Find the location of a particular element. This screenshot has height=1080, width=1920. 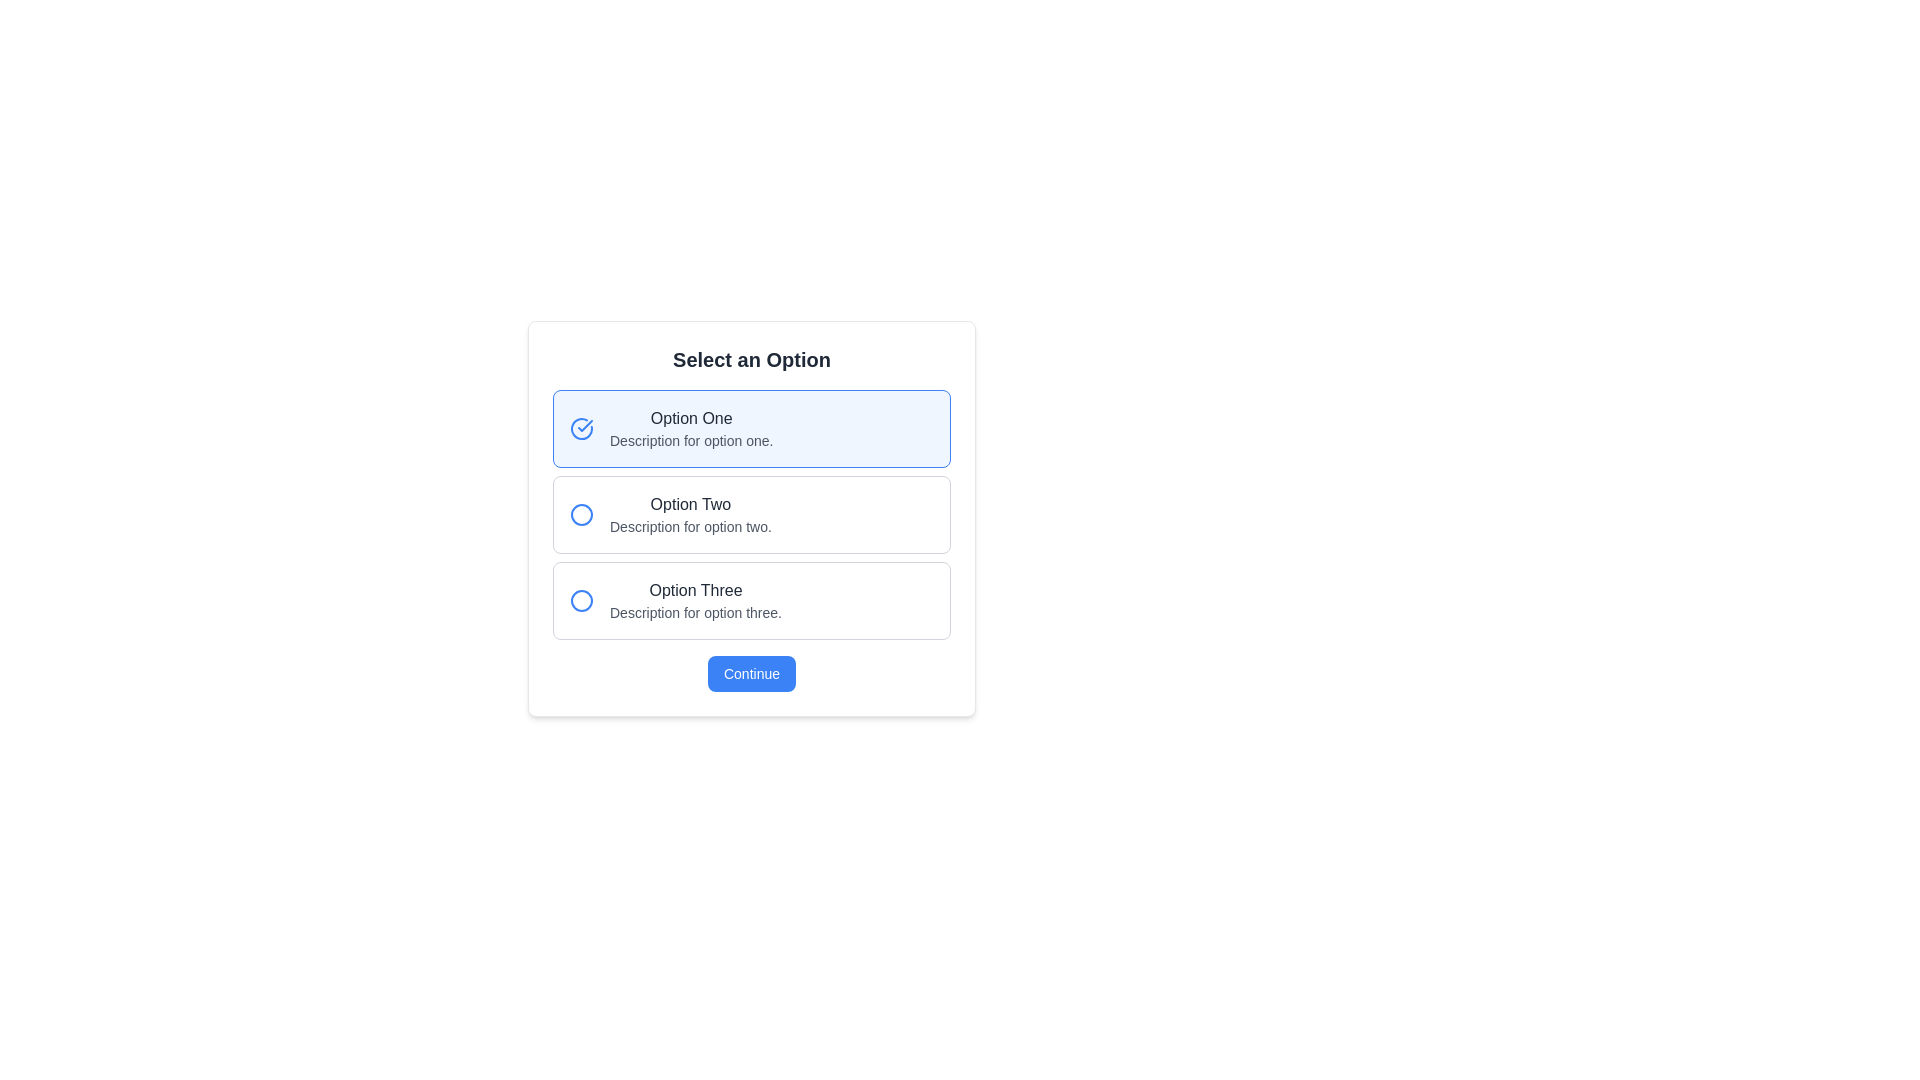

the 'Option One' text label, which is displayed in a medium-sized dark gray font and is located under the 'Select an Option' section, above the description text for this option is located at coordinates (691, 418).